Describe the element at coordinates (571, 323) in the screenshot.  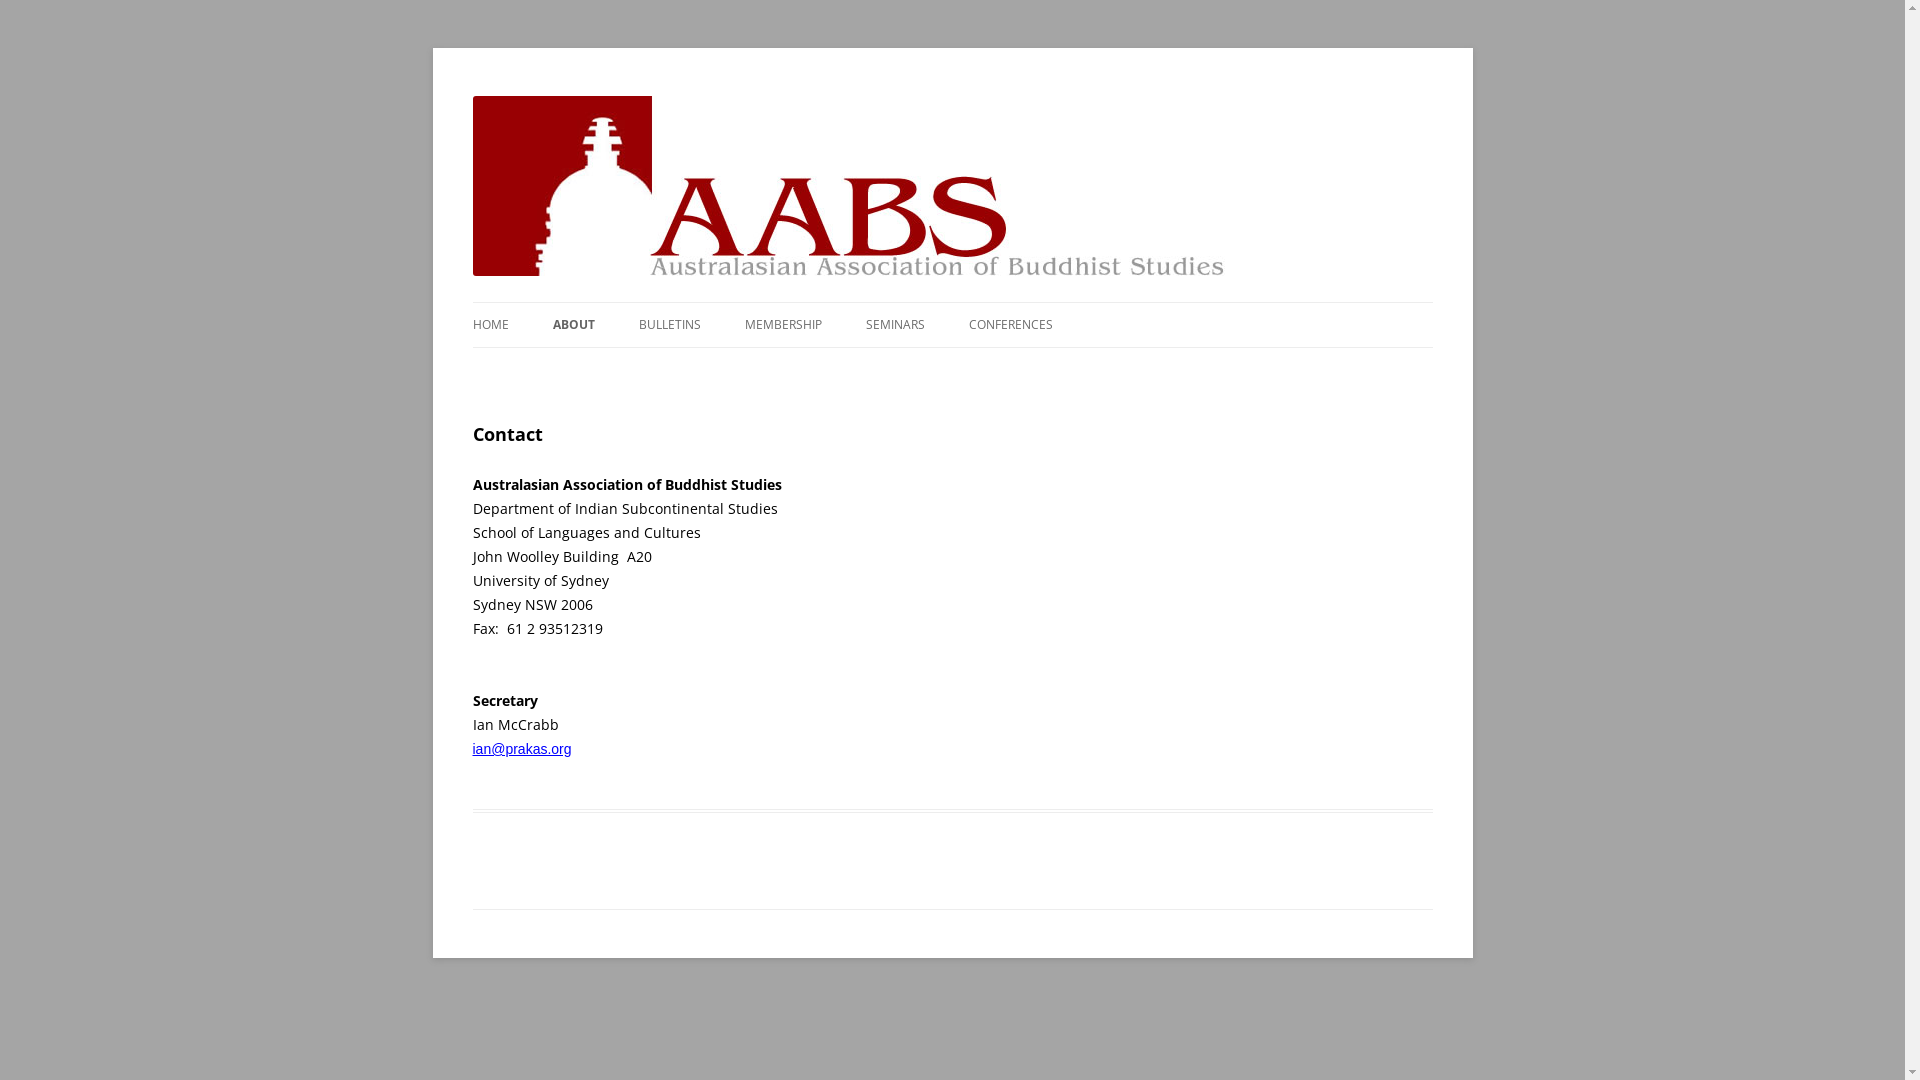
I see `'ABOUT'` at that location.